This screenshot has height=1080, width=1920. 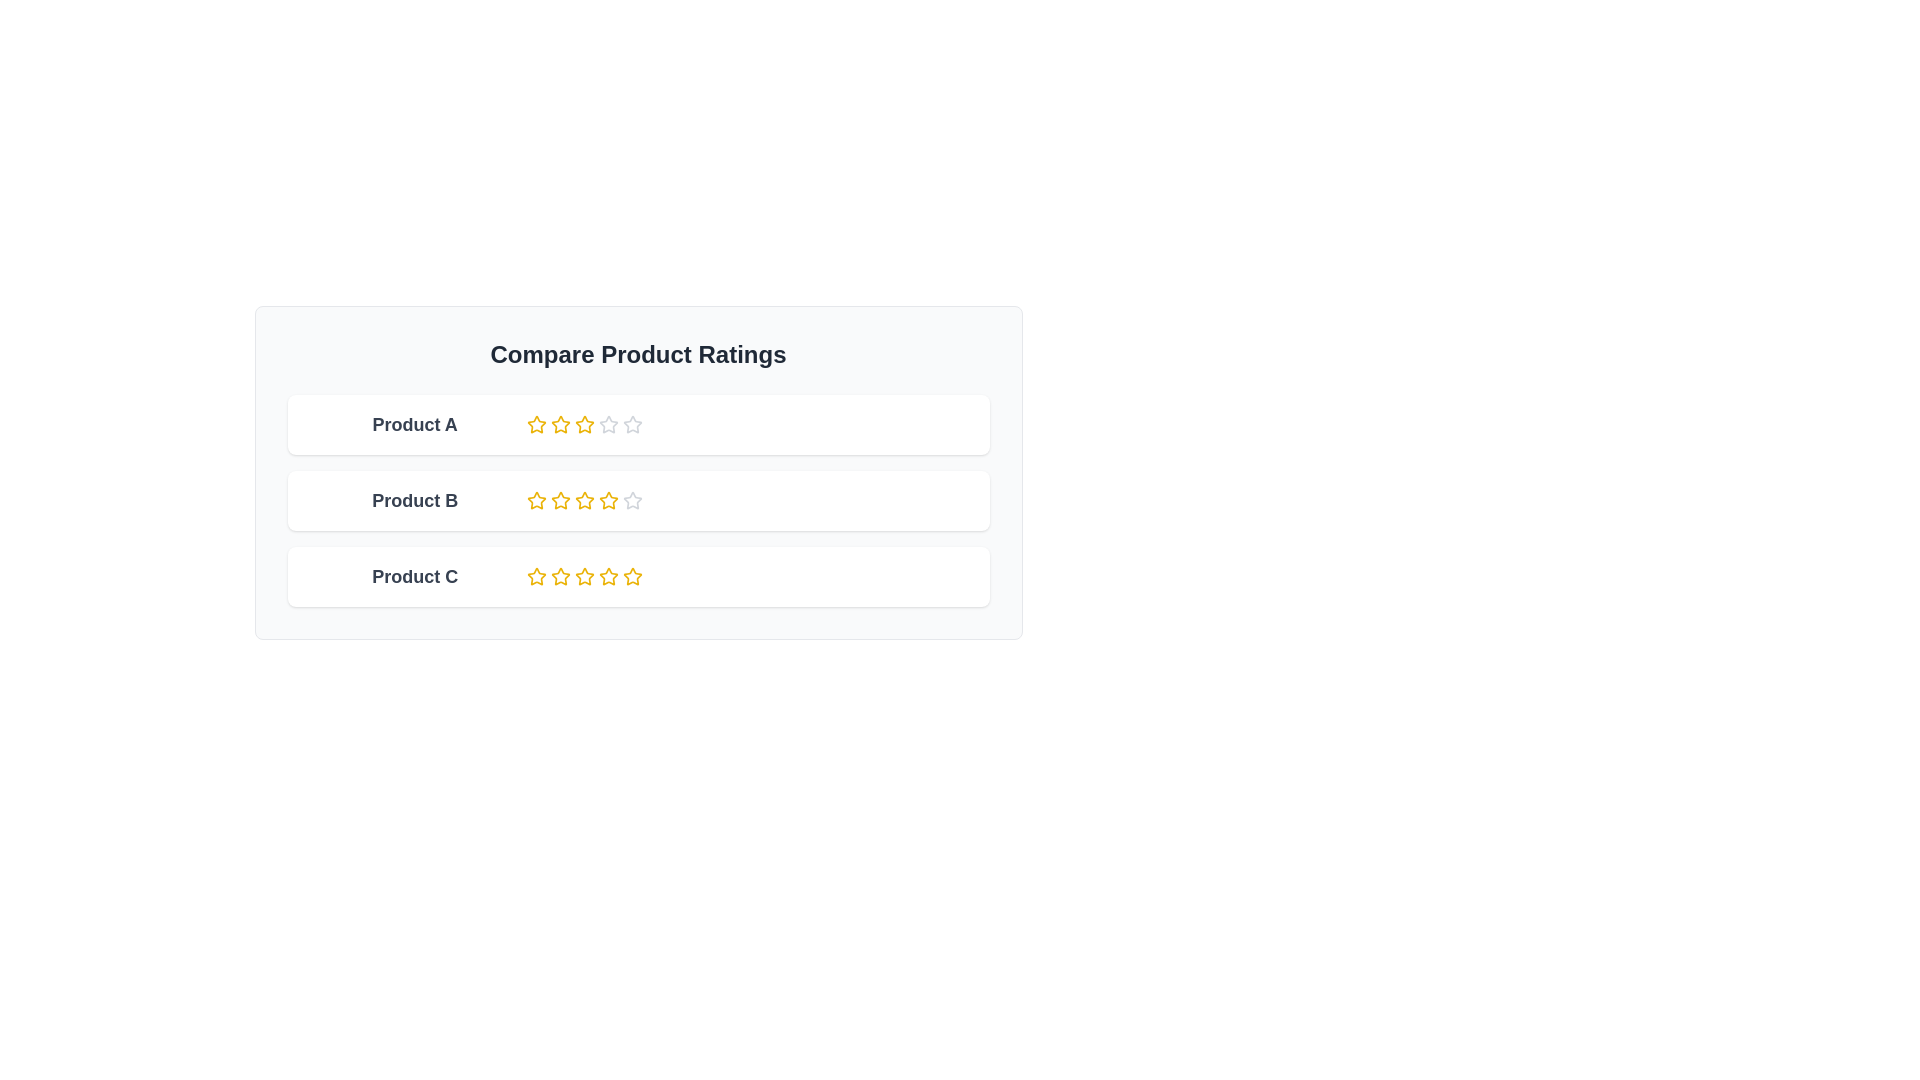 I want to click on the third star-shaped rating icon in the second row associated with 'Product B' to rate it, so click(x=560, y=499).